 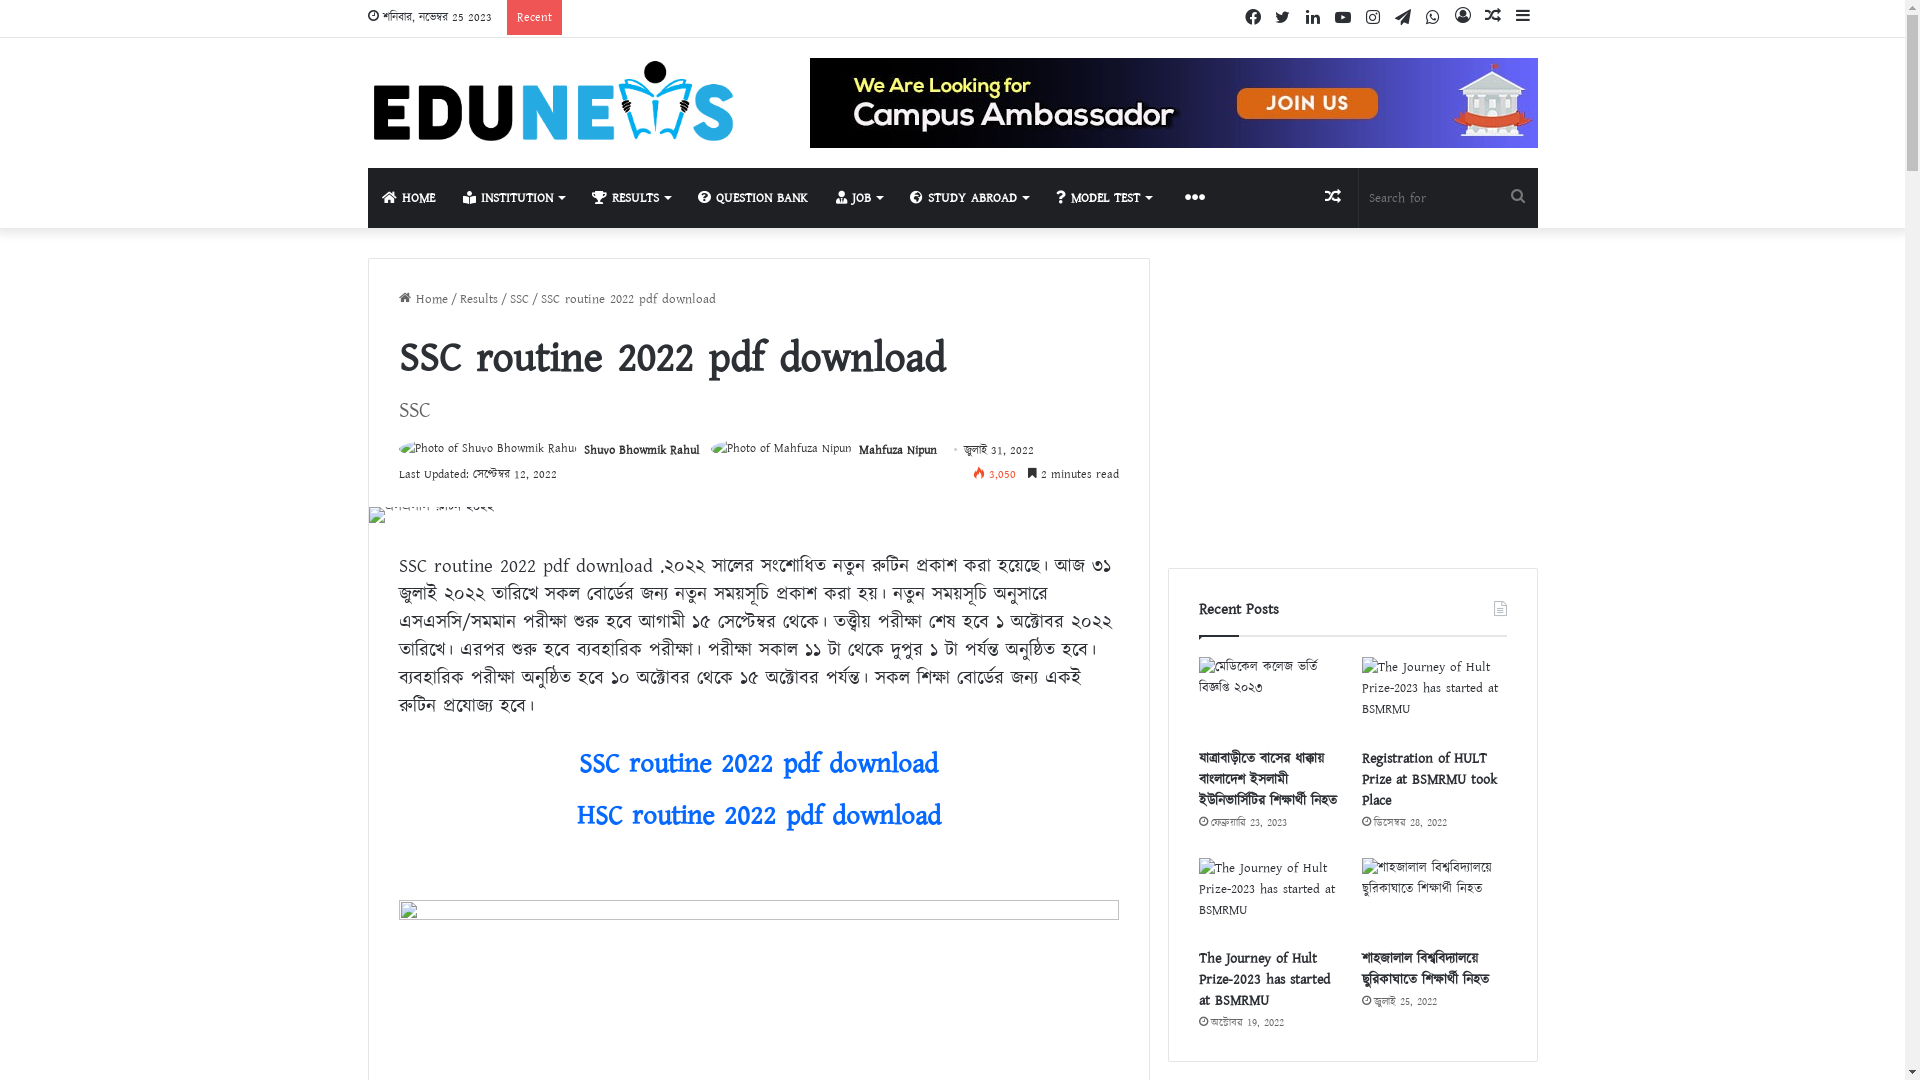 I want to click on 'Search for', so click(x=1447, y=197).